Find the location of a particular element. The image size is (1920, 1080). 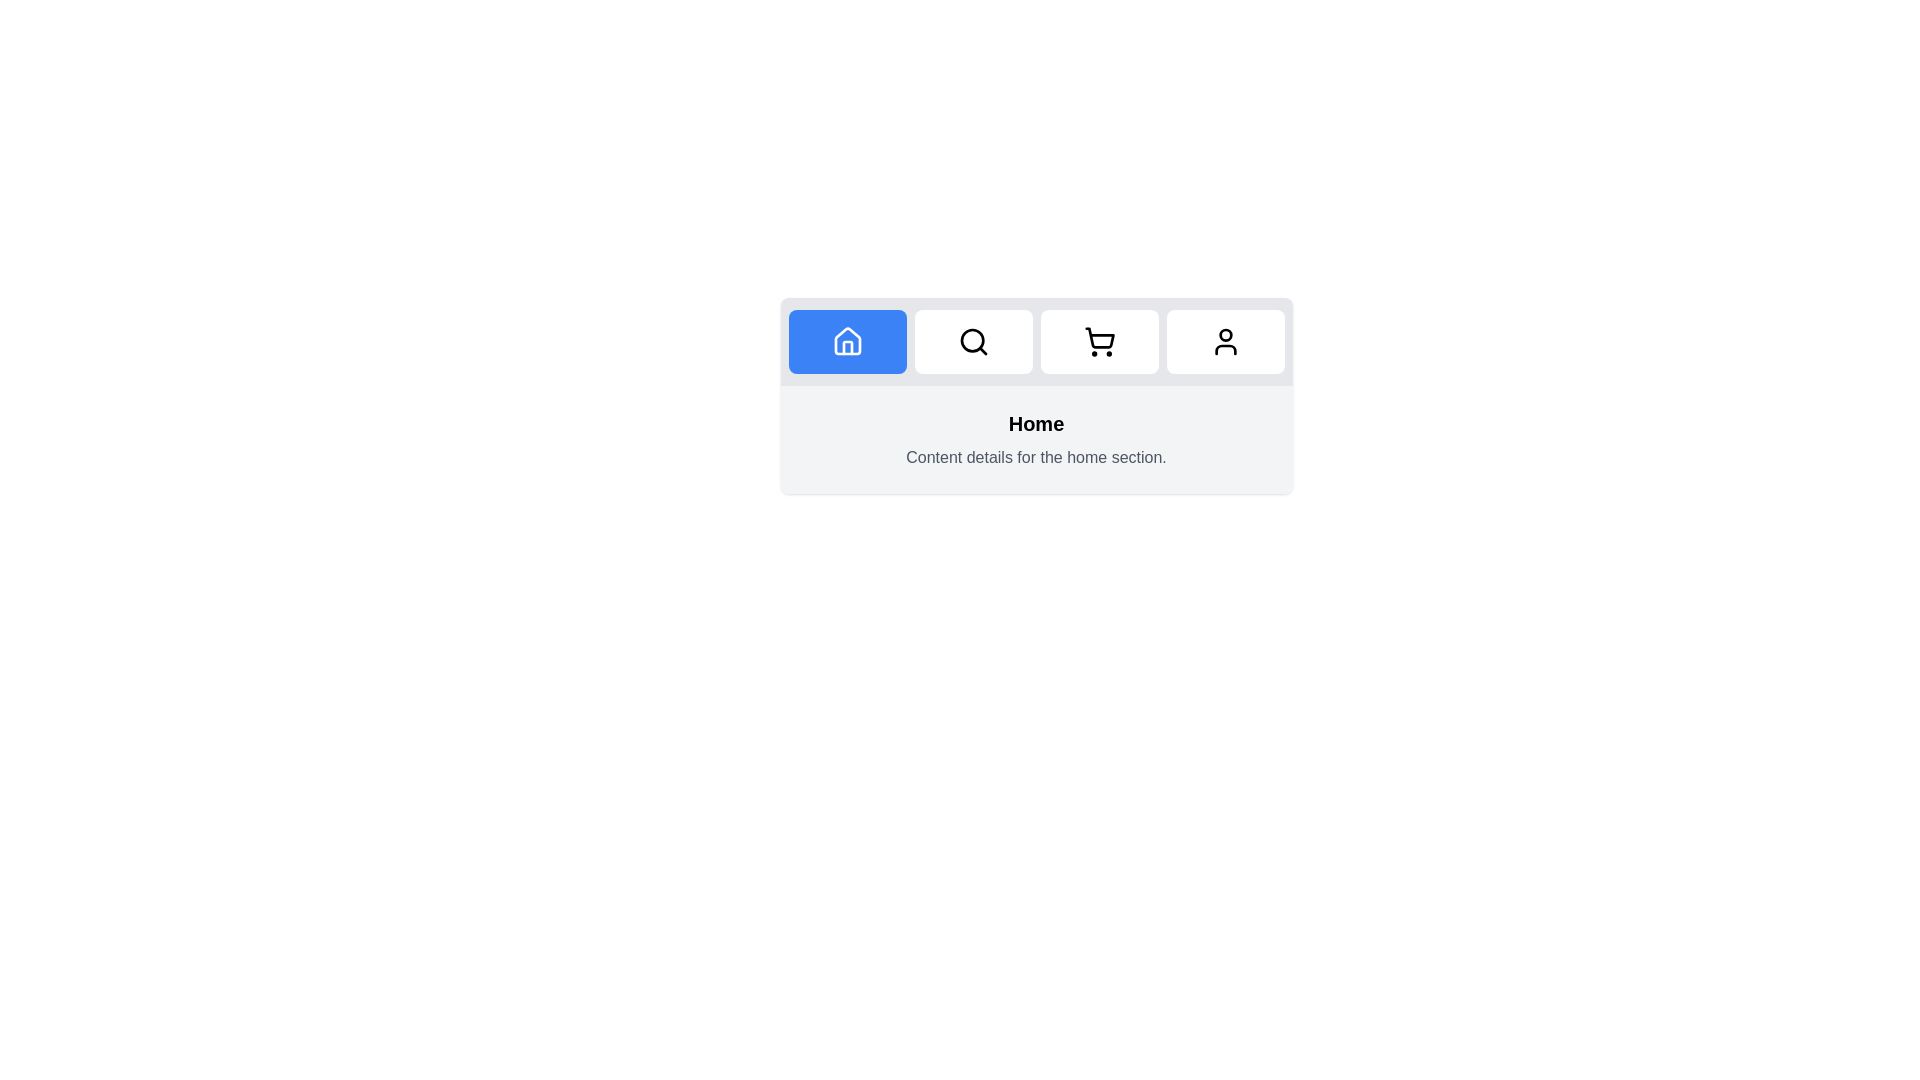

the non-interactive Text Label that serves as a header for the section, positioned centrally above a smaller text element and below a horizontal navigation menu is located at coordinates (1036, 423).